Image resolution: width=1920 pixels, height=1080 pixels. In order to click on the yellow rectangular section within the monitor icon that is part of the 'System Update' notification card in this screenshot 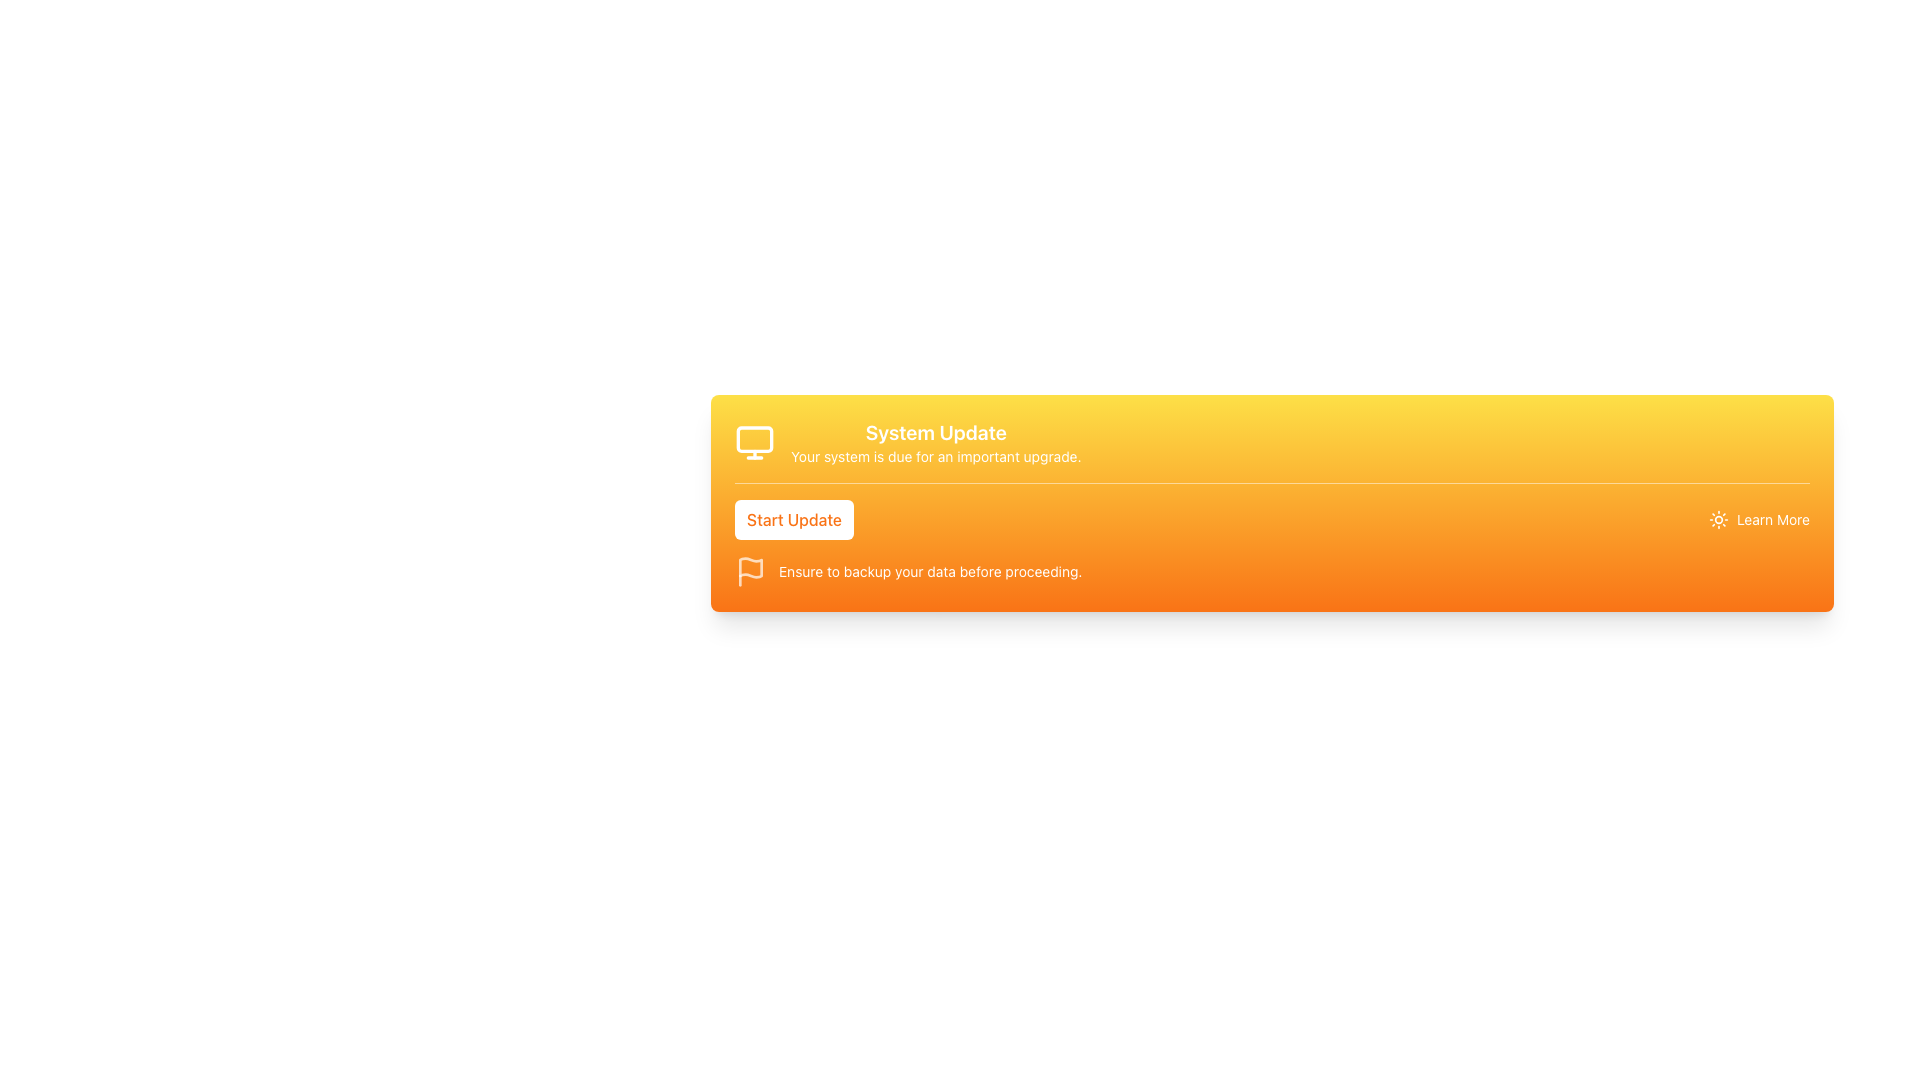, I will do `click(753, 438)`.